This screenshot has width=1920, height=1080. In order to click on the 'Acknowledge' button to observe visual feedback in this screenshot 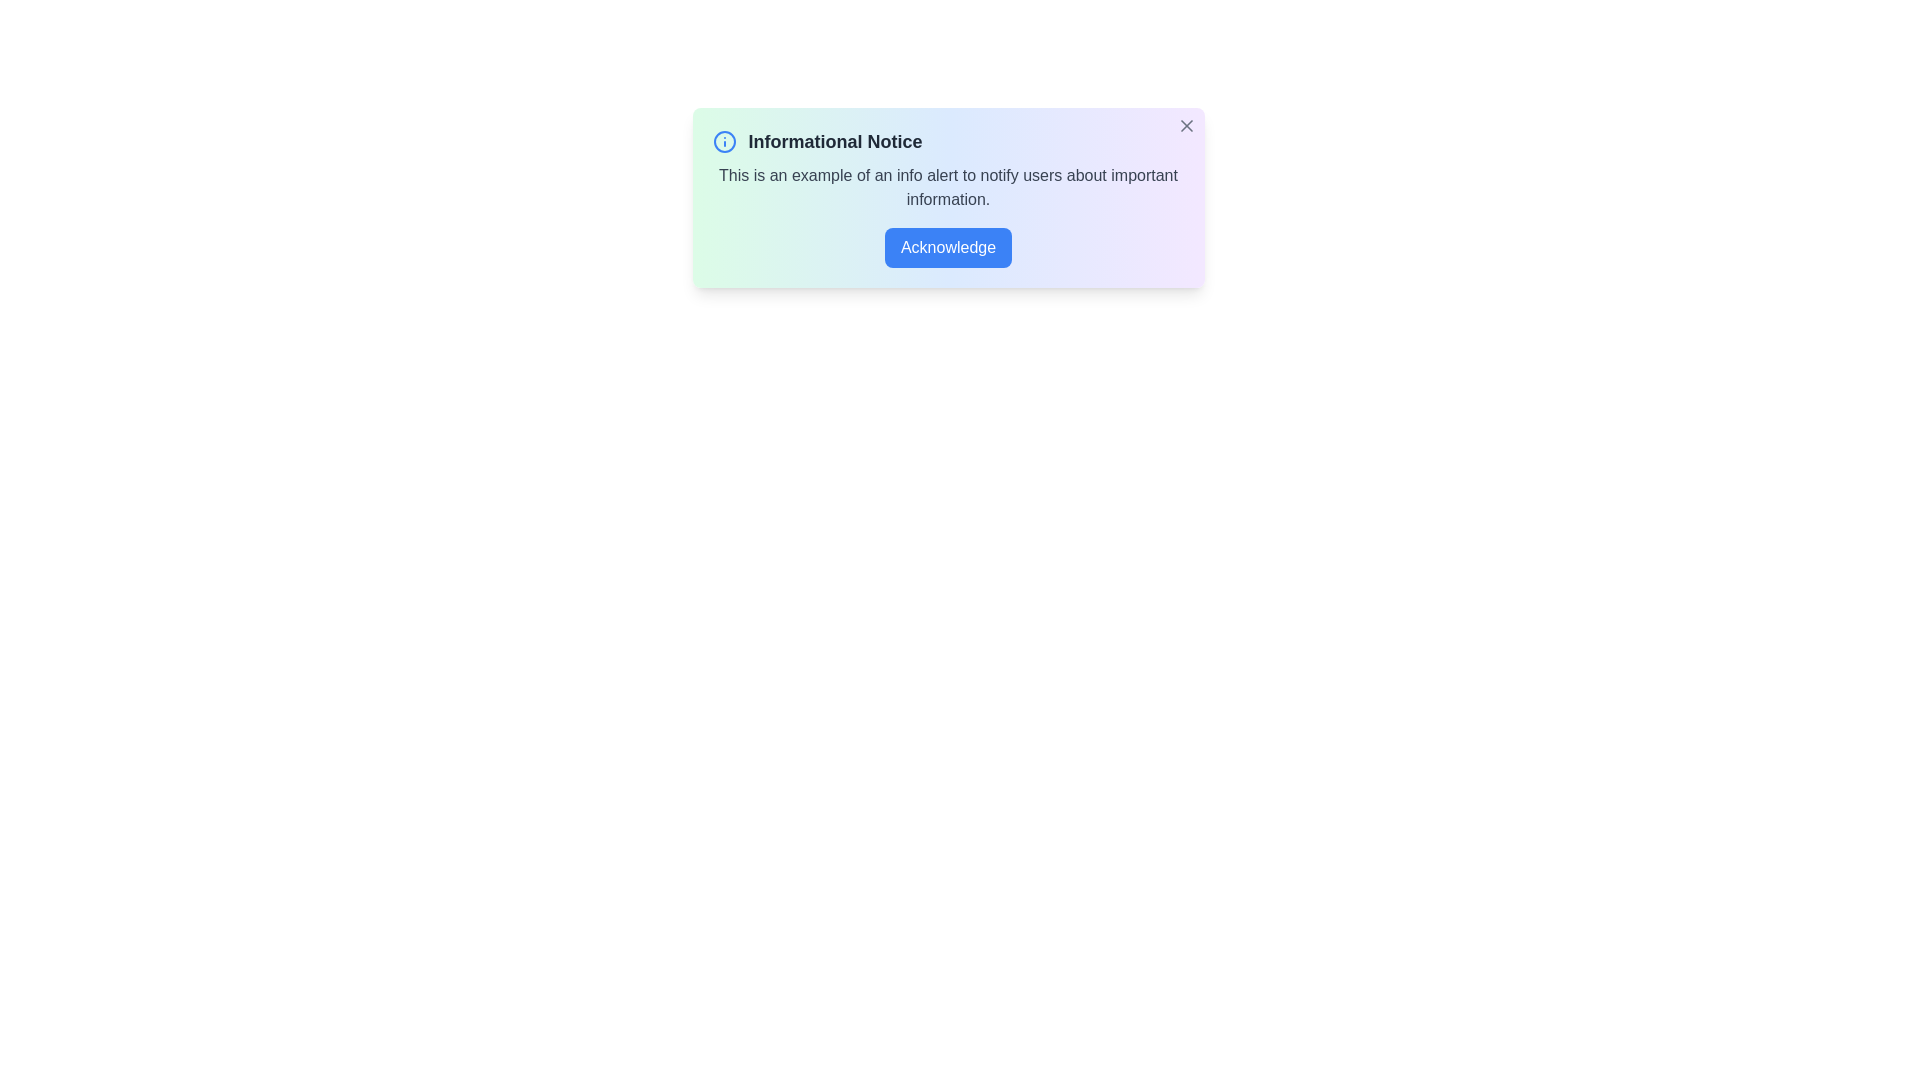, I will do `click(947, 246)`.